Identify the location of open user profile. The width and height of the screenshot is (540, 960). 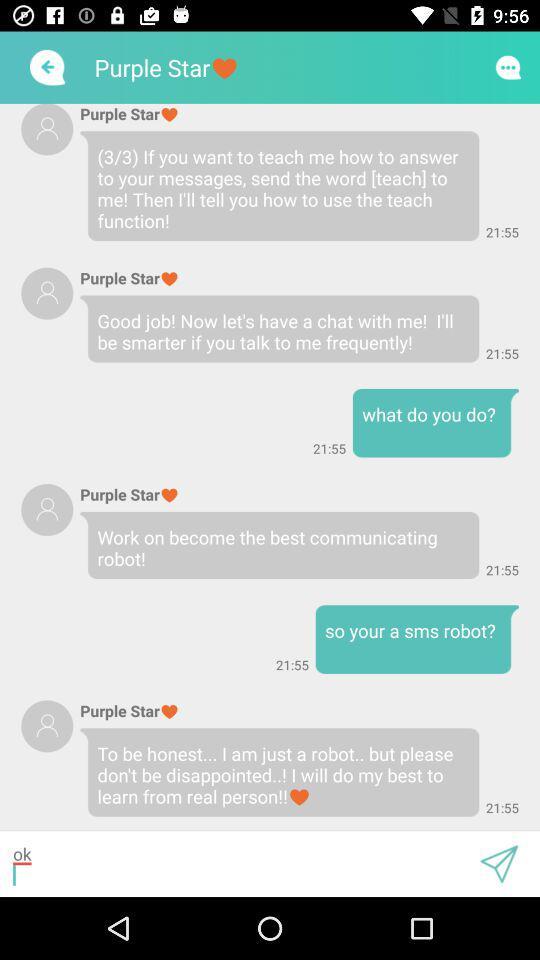
(47, 725).